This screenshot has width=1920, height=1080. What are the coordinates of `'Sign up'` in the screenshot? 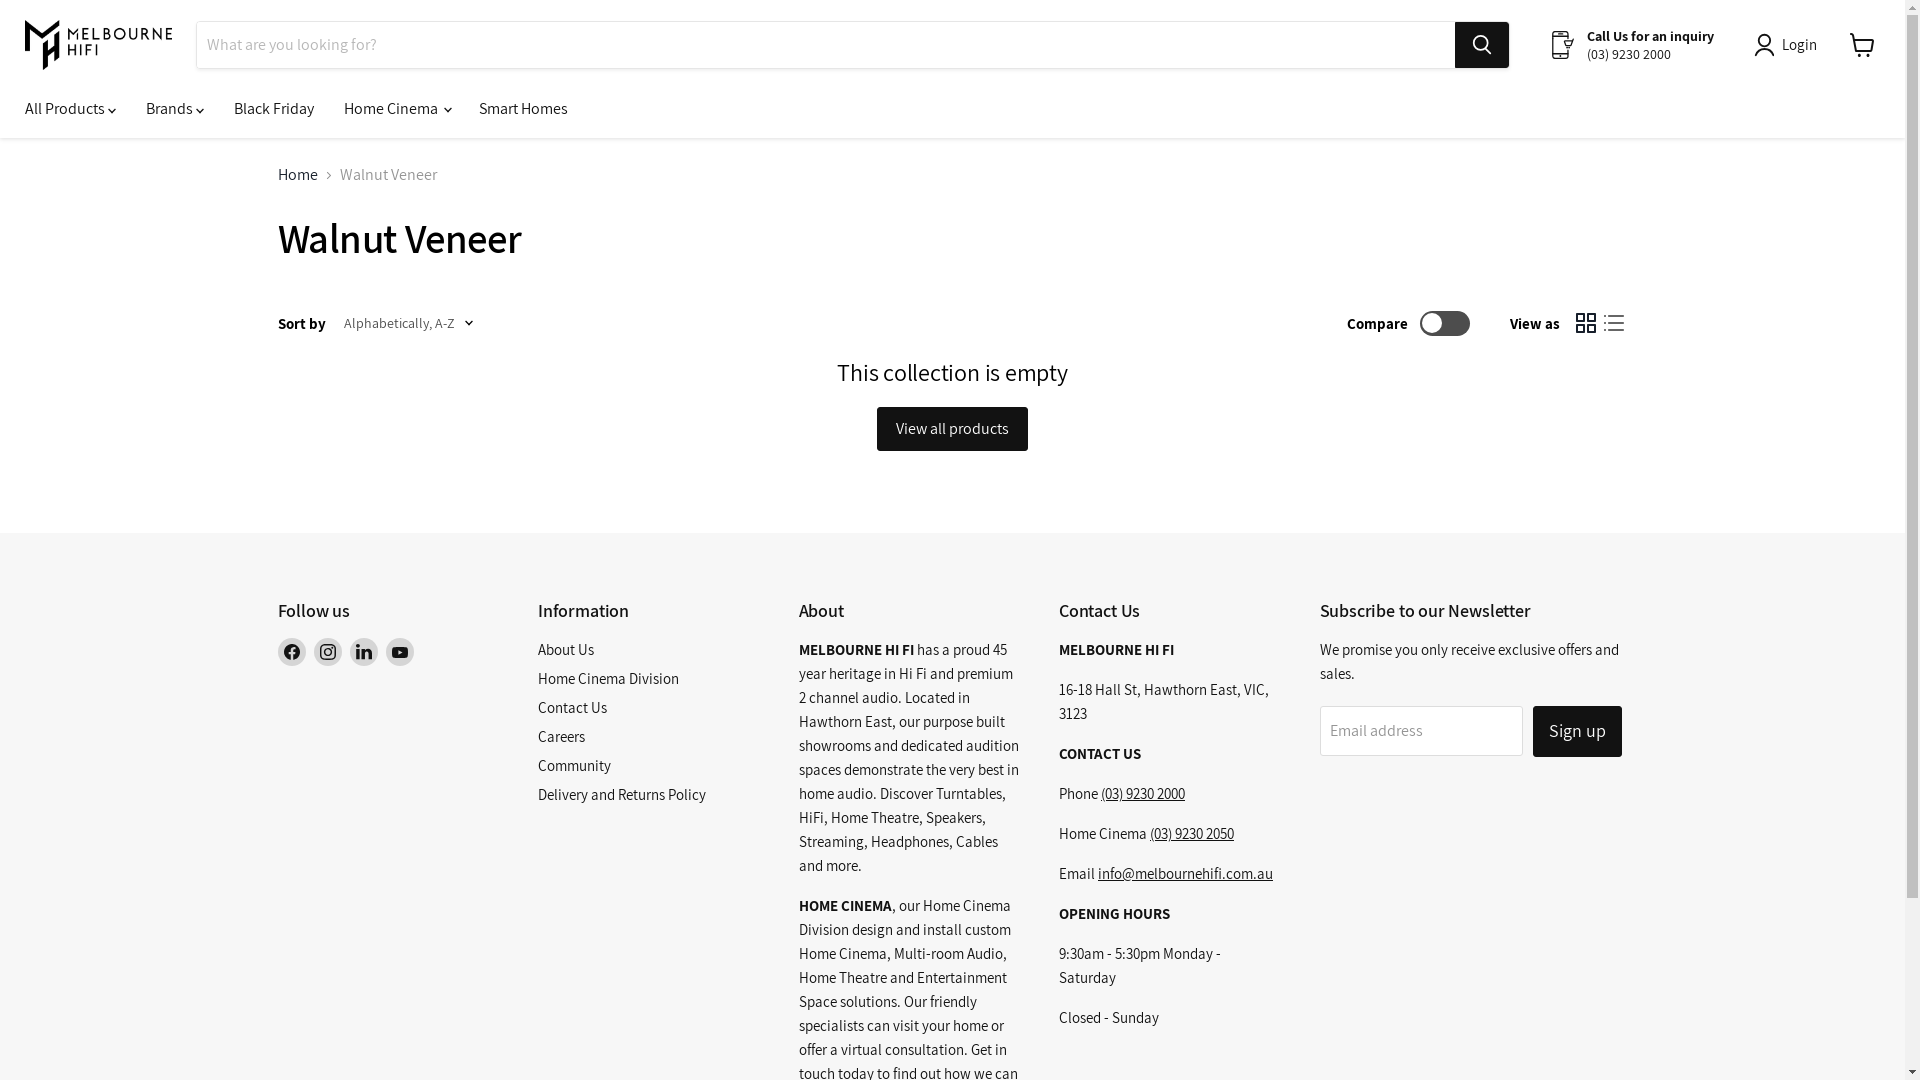 It's located at (1531, 731).